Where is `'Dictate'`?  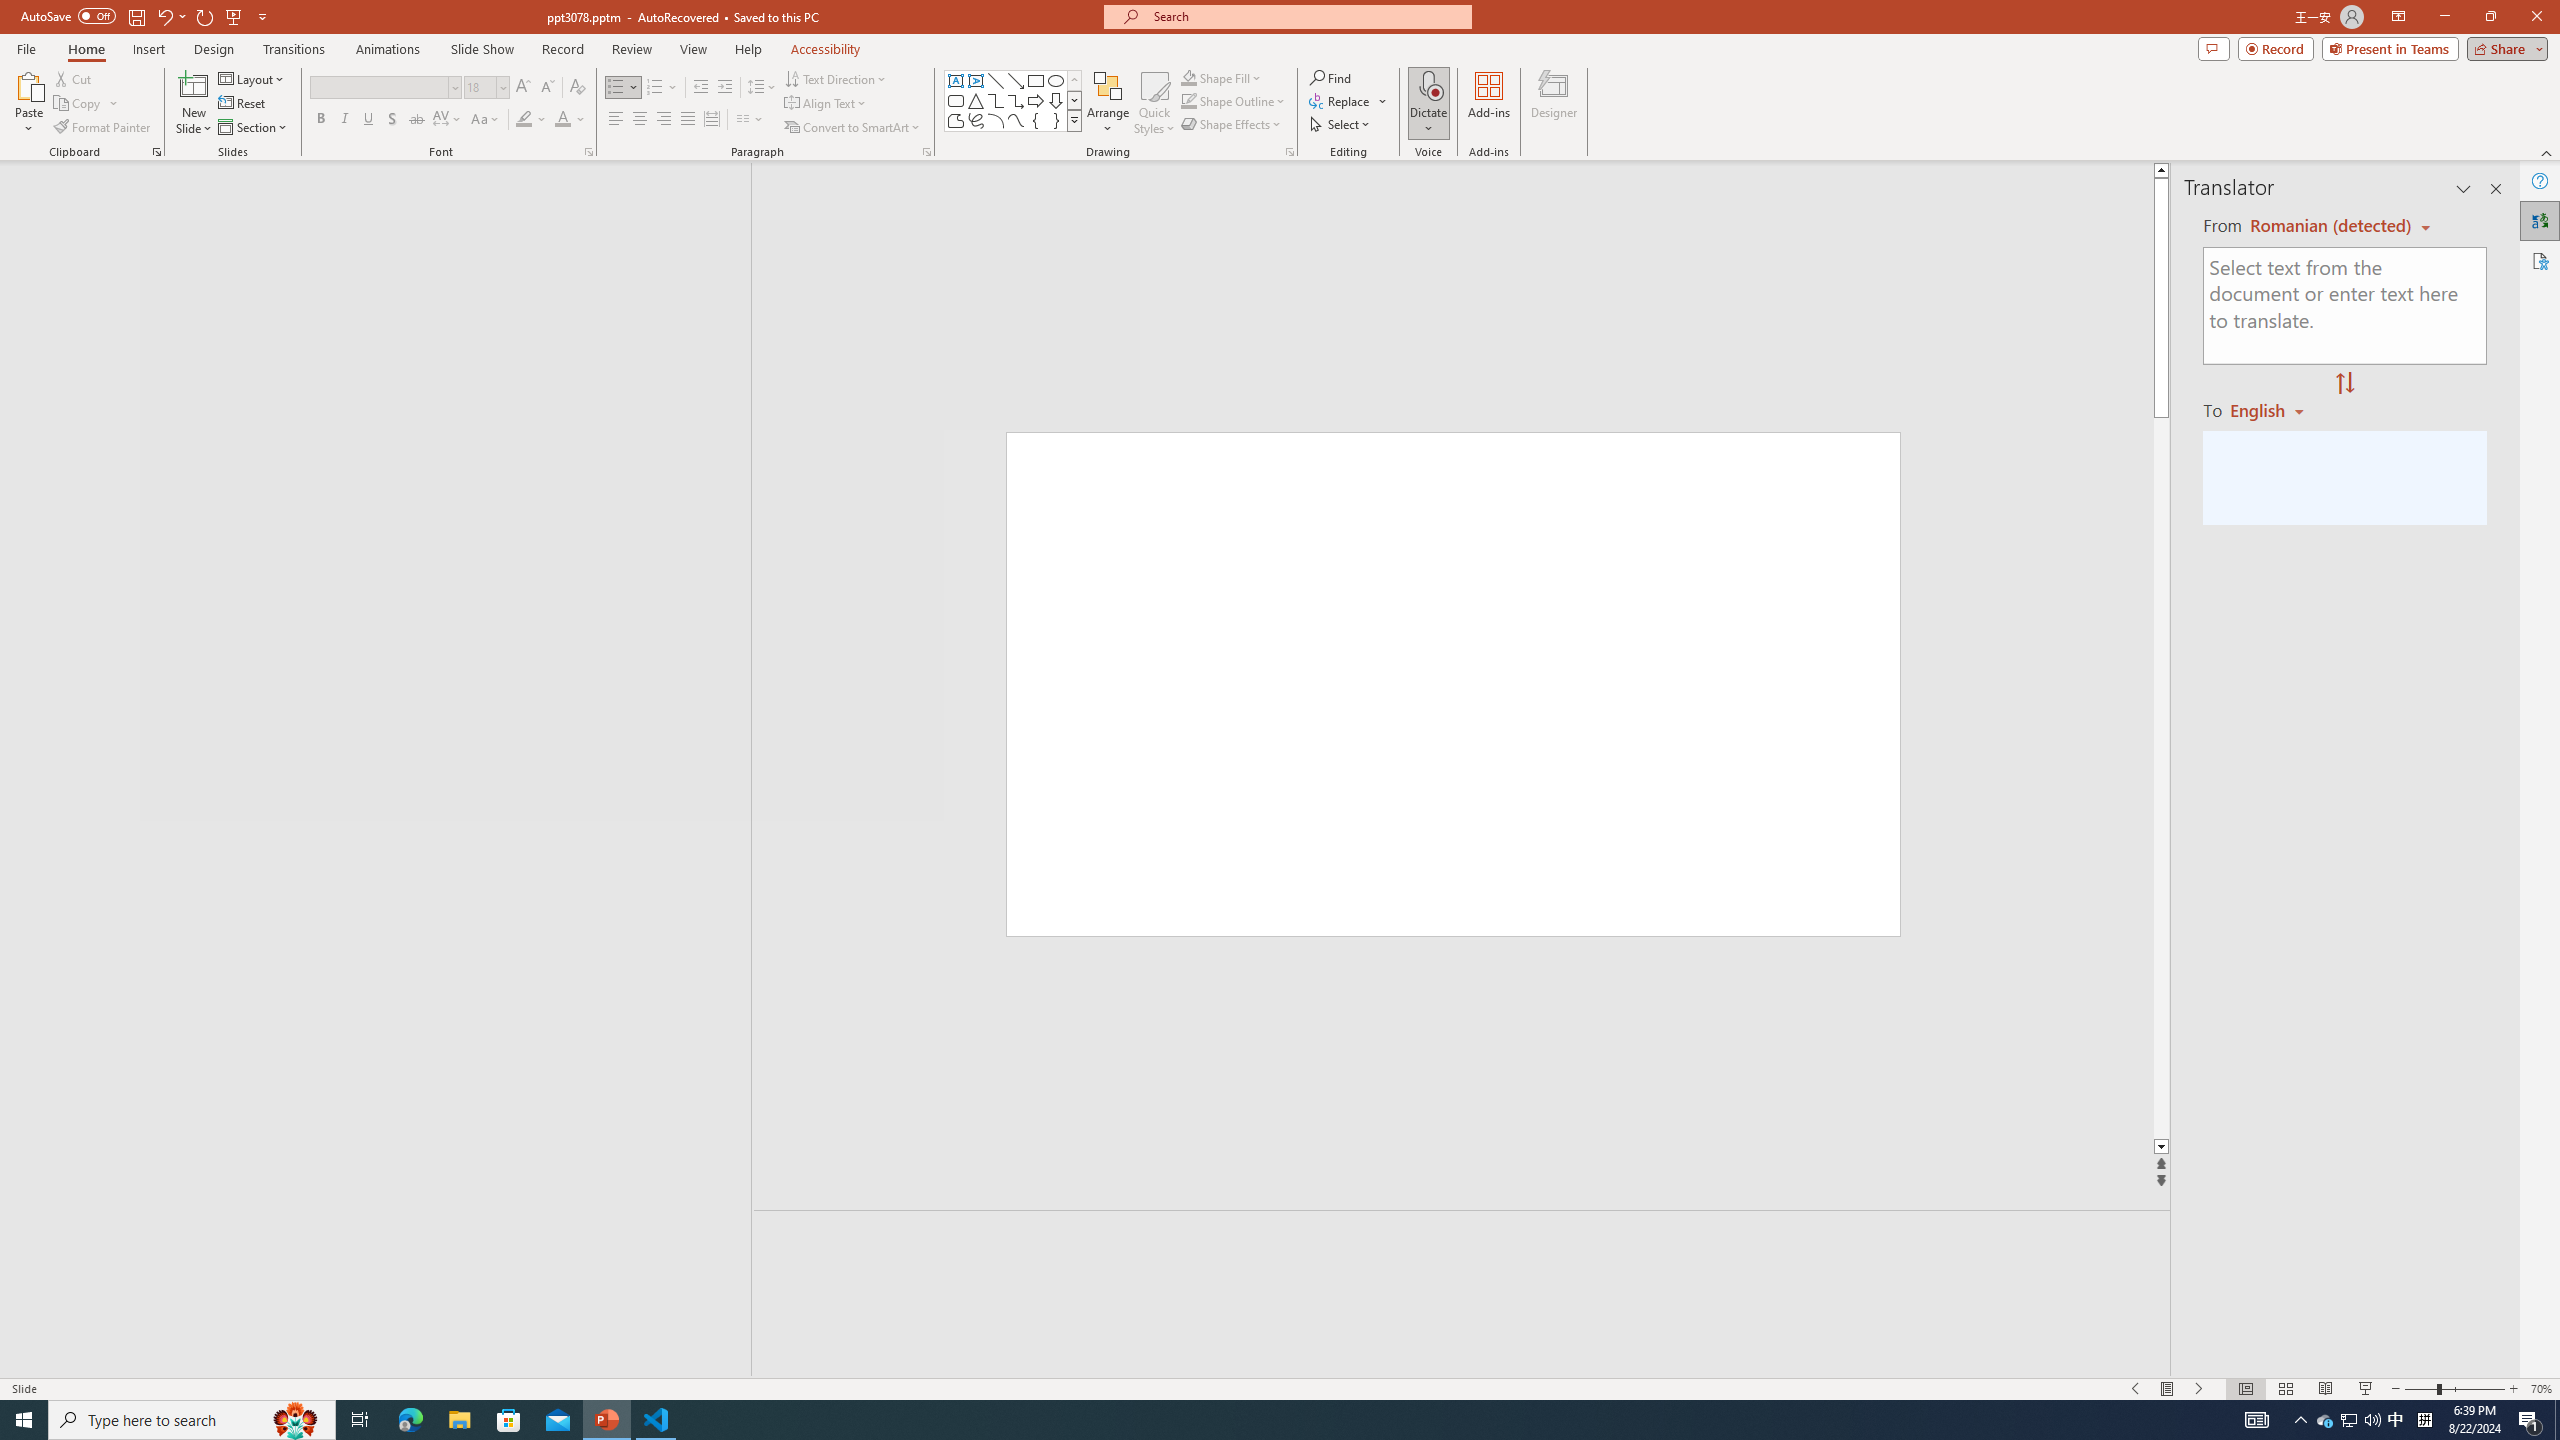
'Dictate' is located at coordinates (1427, 84).